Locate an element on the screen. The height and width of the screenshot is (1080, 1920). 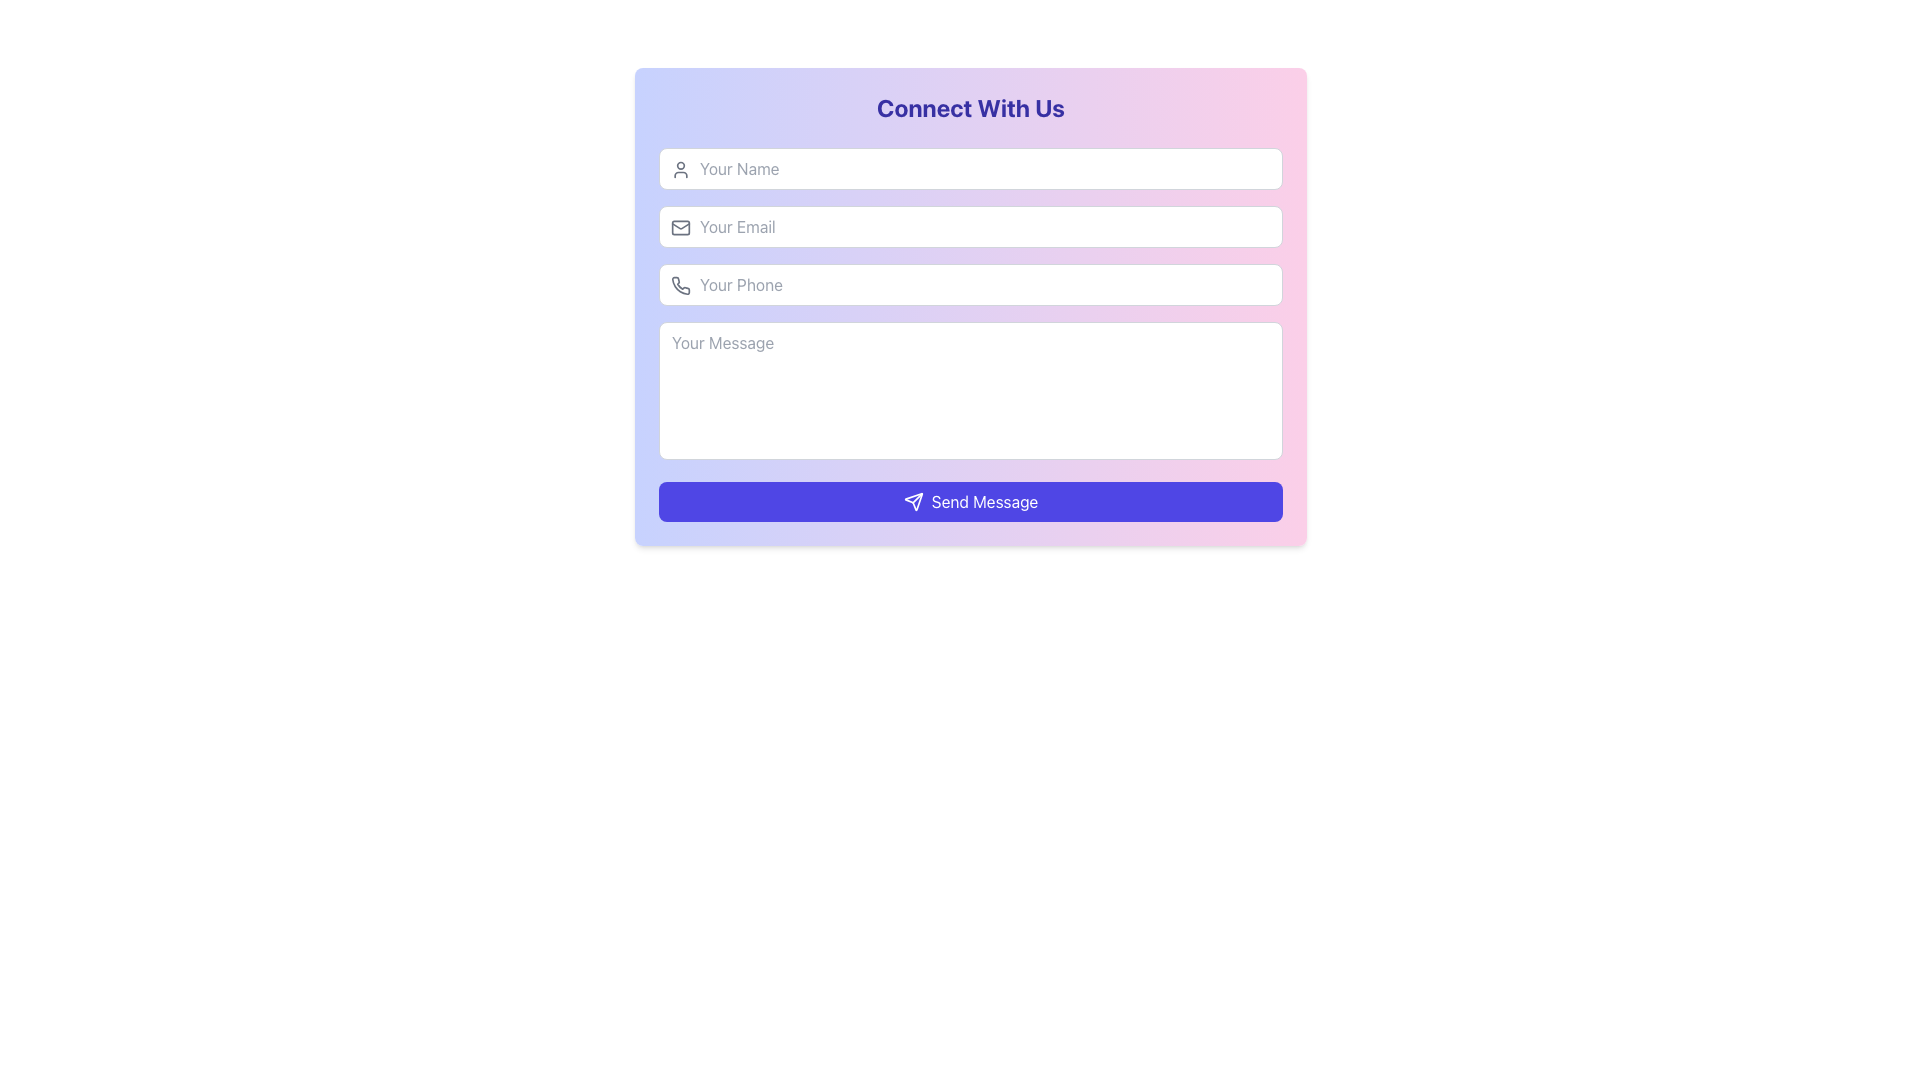
the title text element at the top center of the panel, which provides context to the form below it is located at coordinates (970, 108).